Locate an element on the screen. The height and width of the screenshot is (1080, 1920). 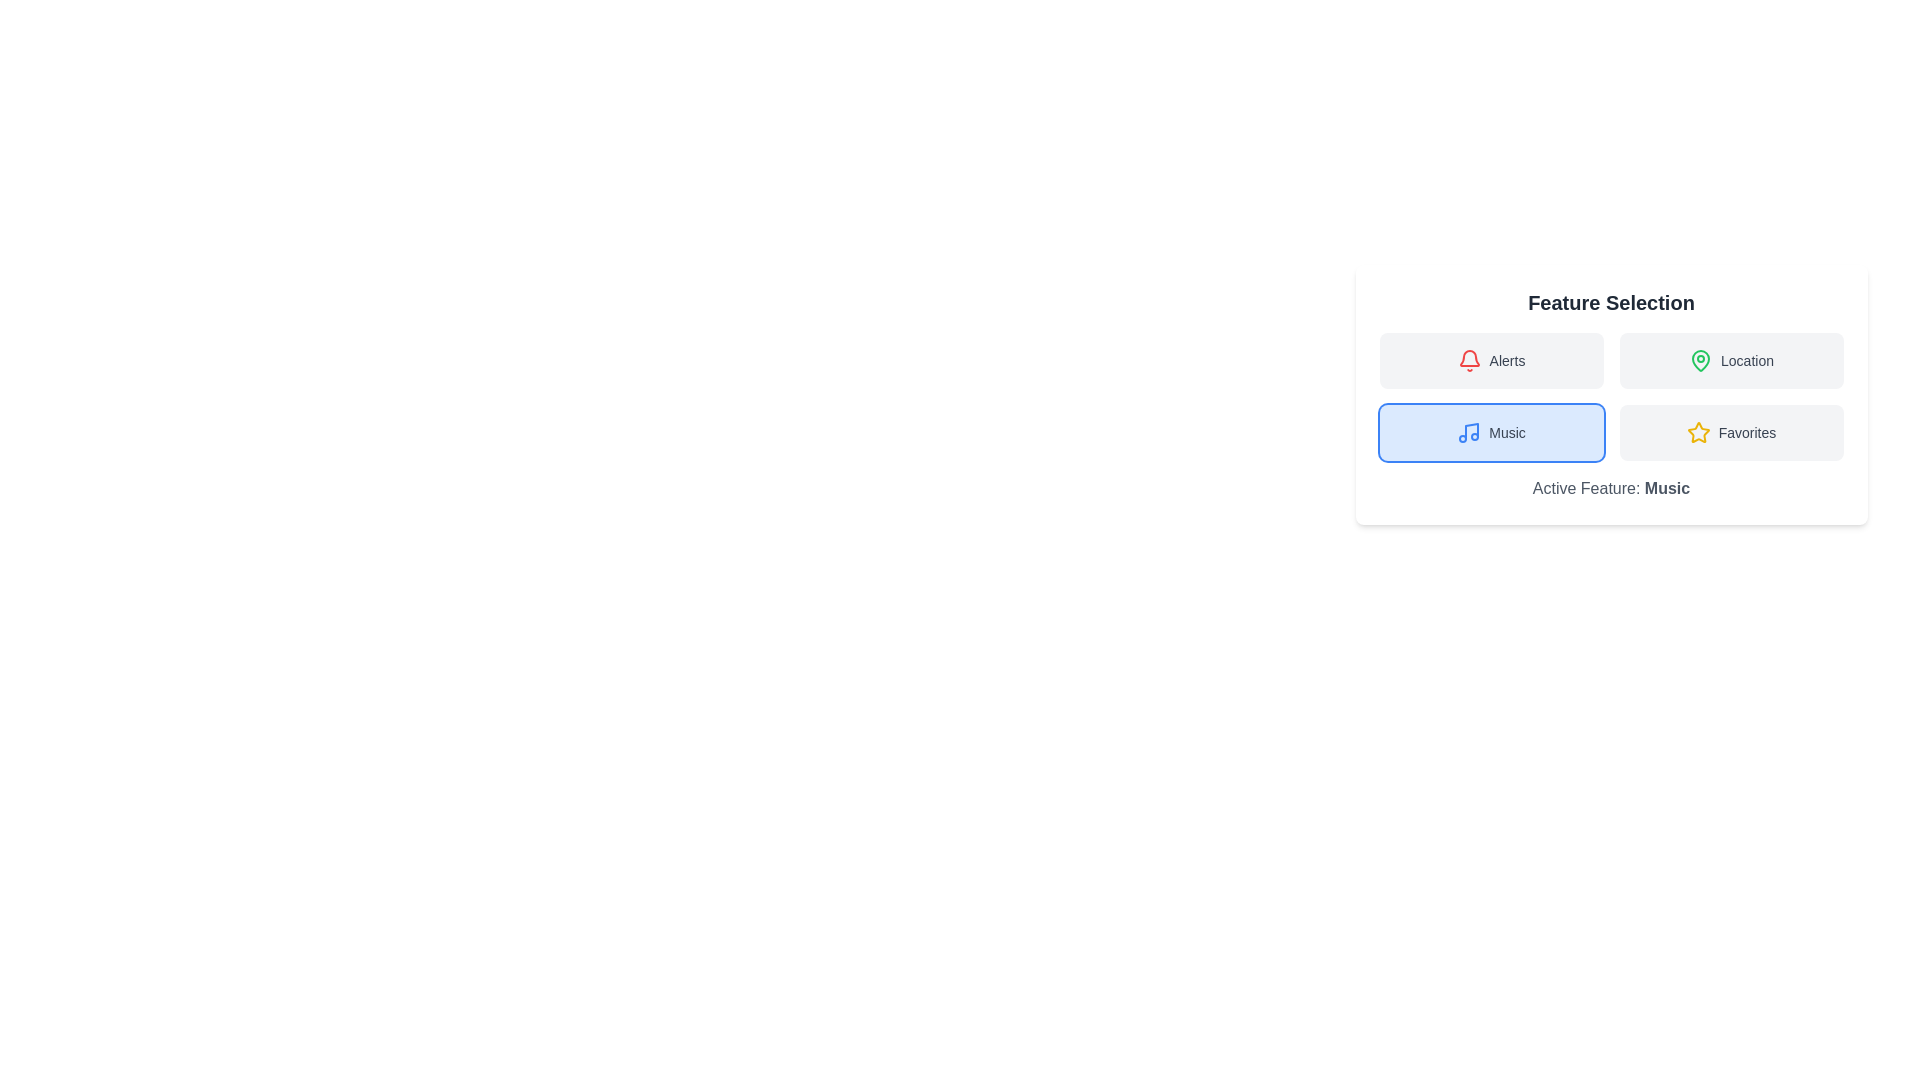
the Music button to observe its color change is located at coordinates (1491, 431).